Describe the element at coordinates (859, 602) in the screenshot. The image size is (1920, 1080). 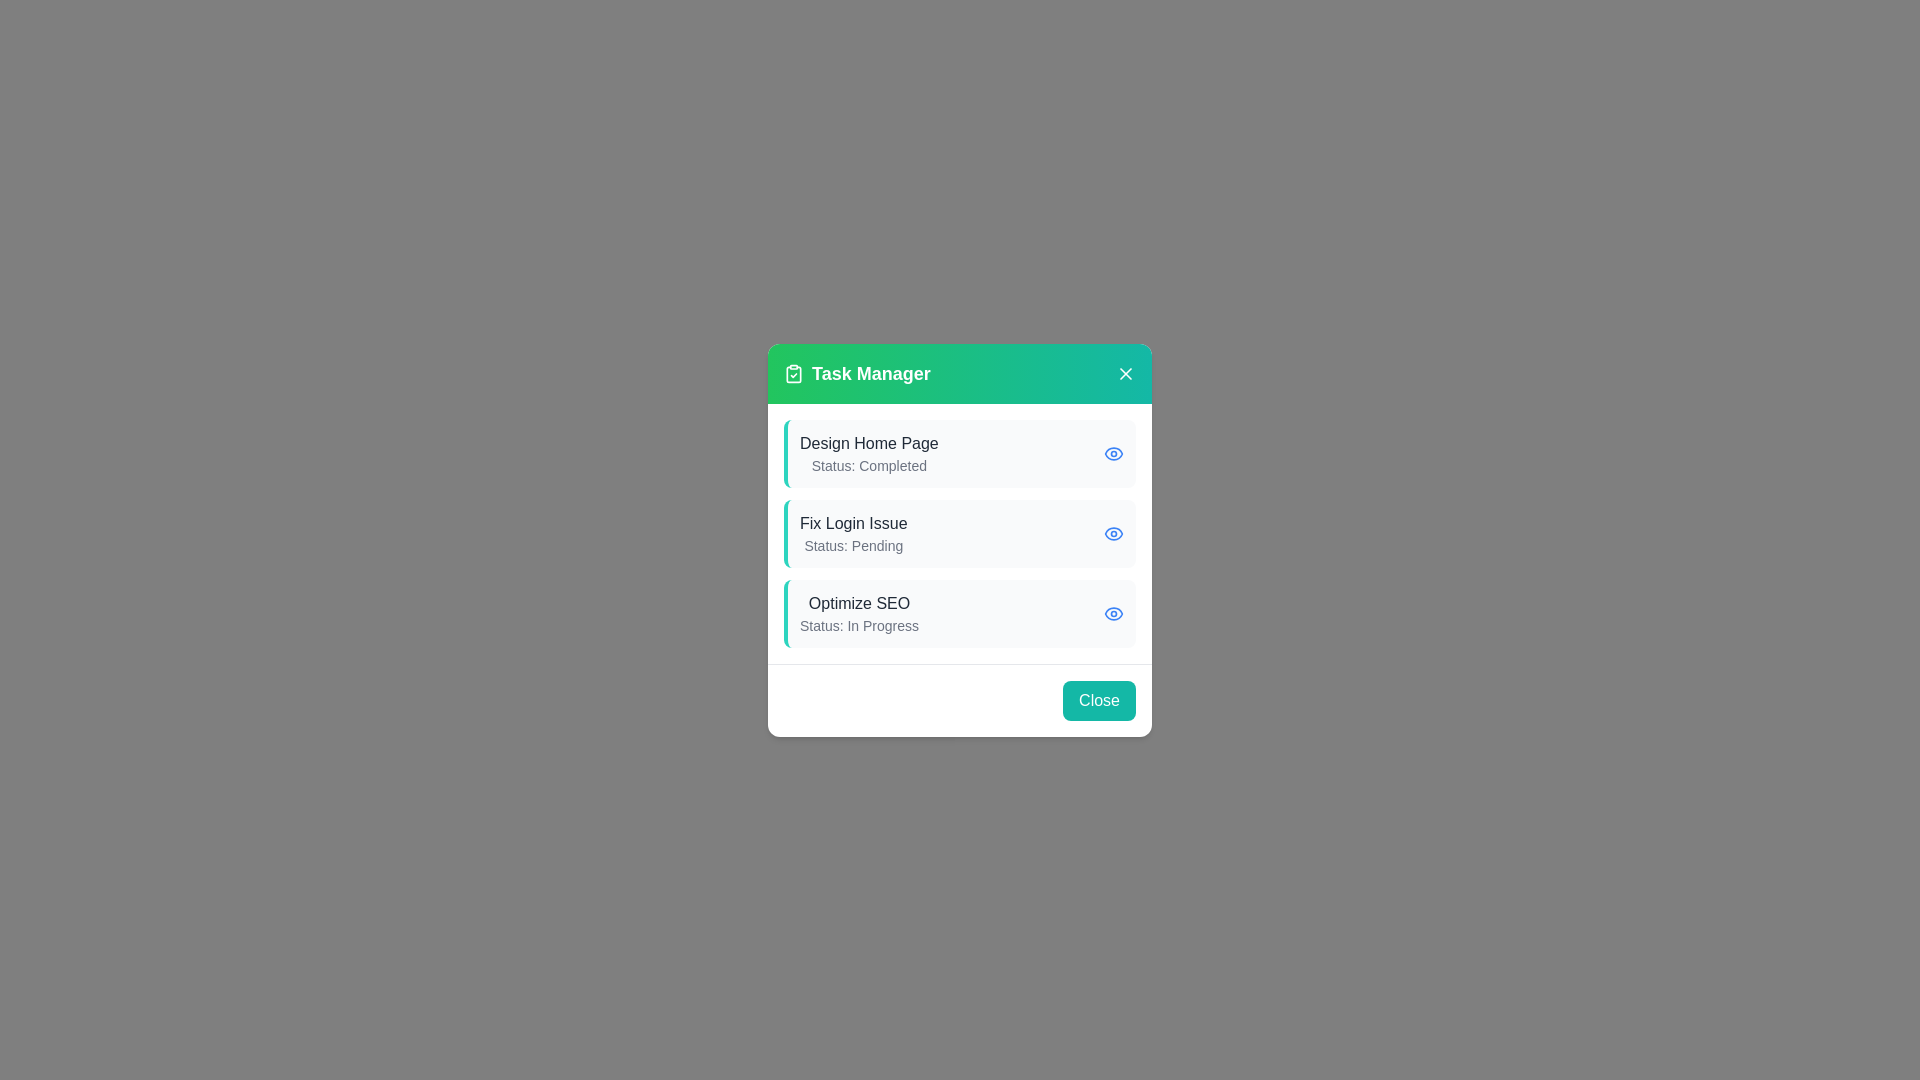
I see `the Text Label that serves as the title for the third task entry in the Task Manager interface, which is positioned above the subtext 'Status: In Progress'` at that location.